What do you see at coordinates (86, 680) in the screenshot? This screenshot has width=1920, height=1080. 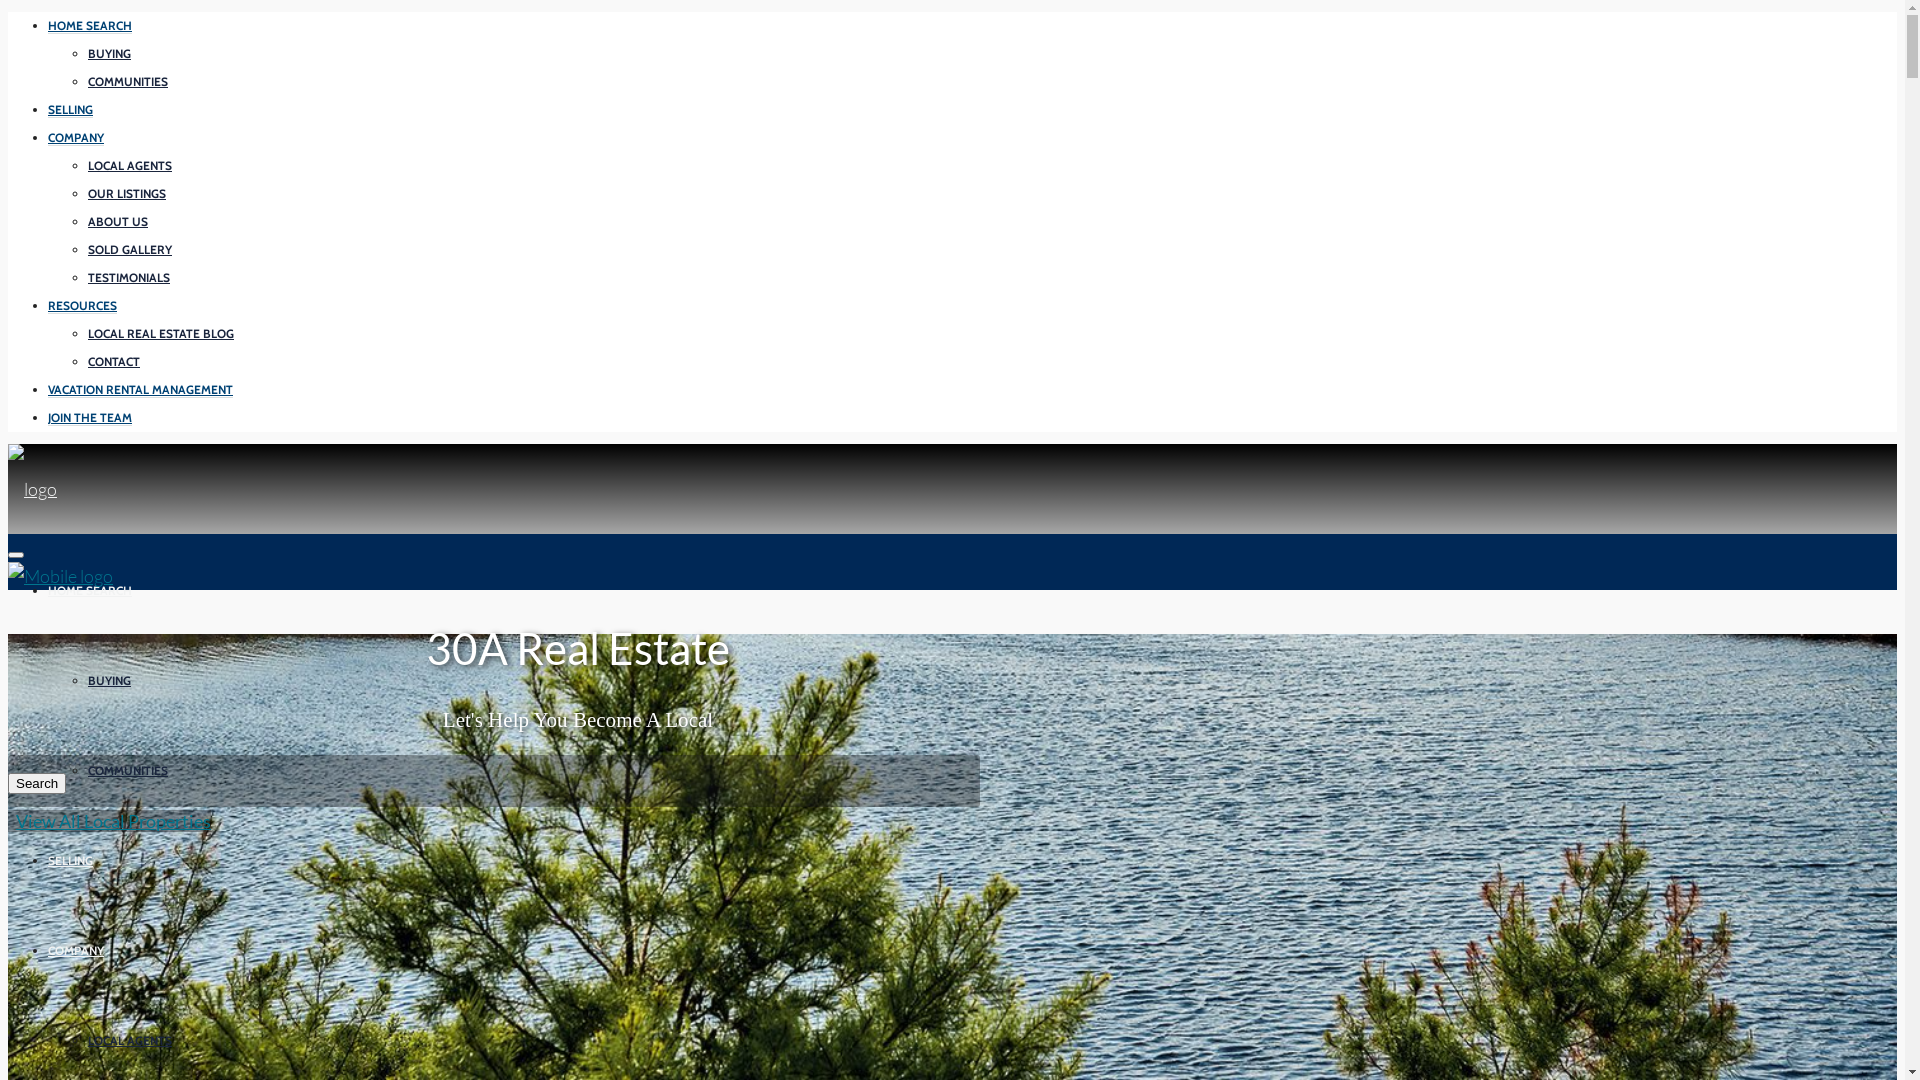 I see `'BUYING'` at bounding box center [86, 680].